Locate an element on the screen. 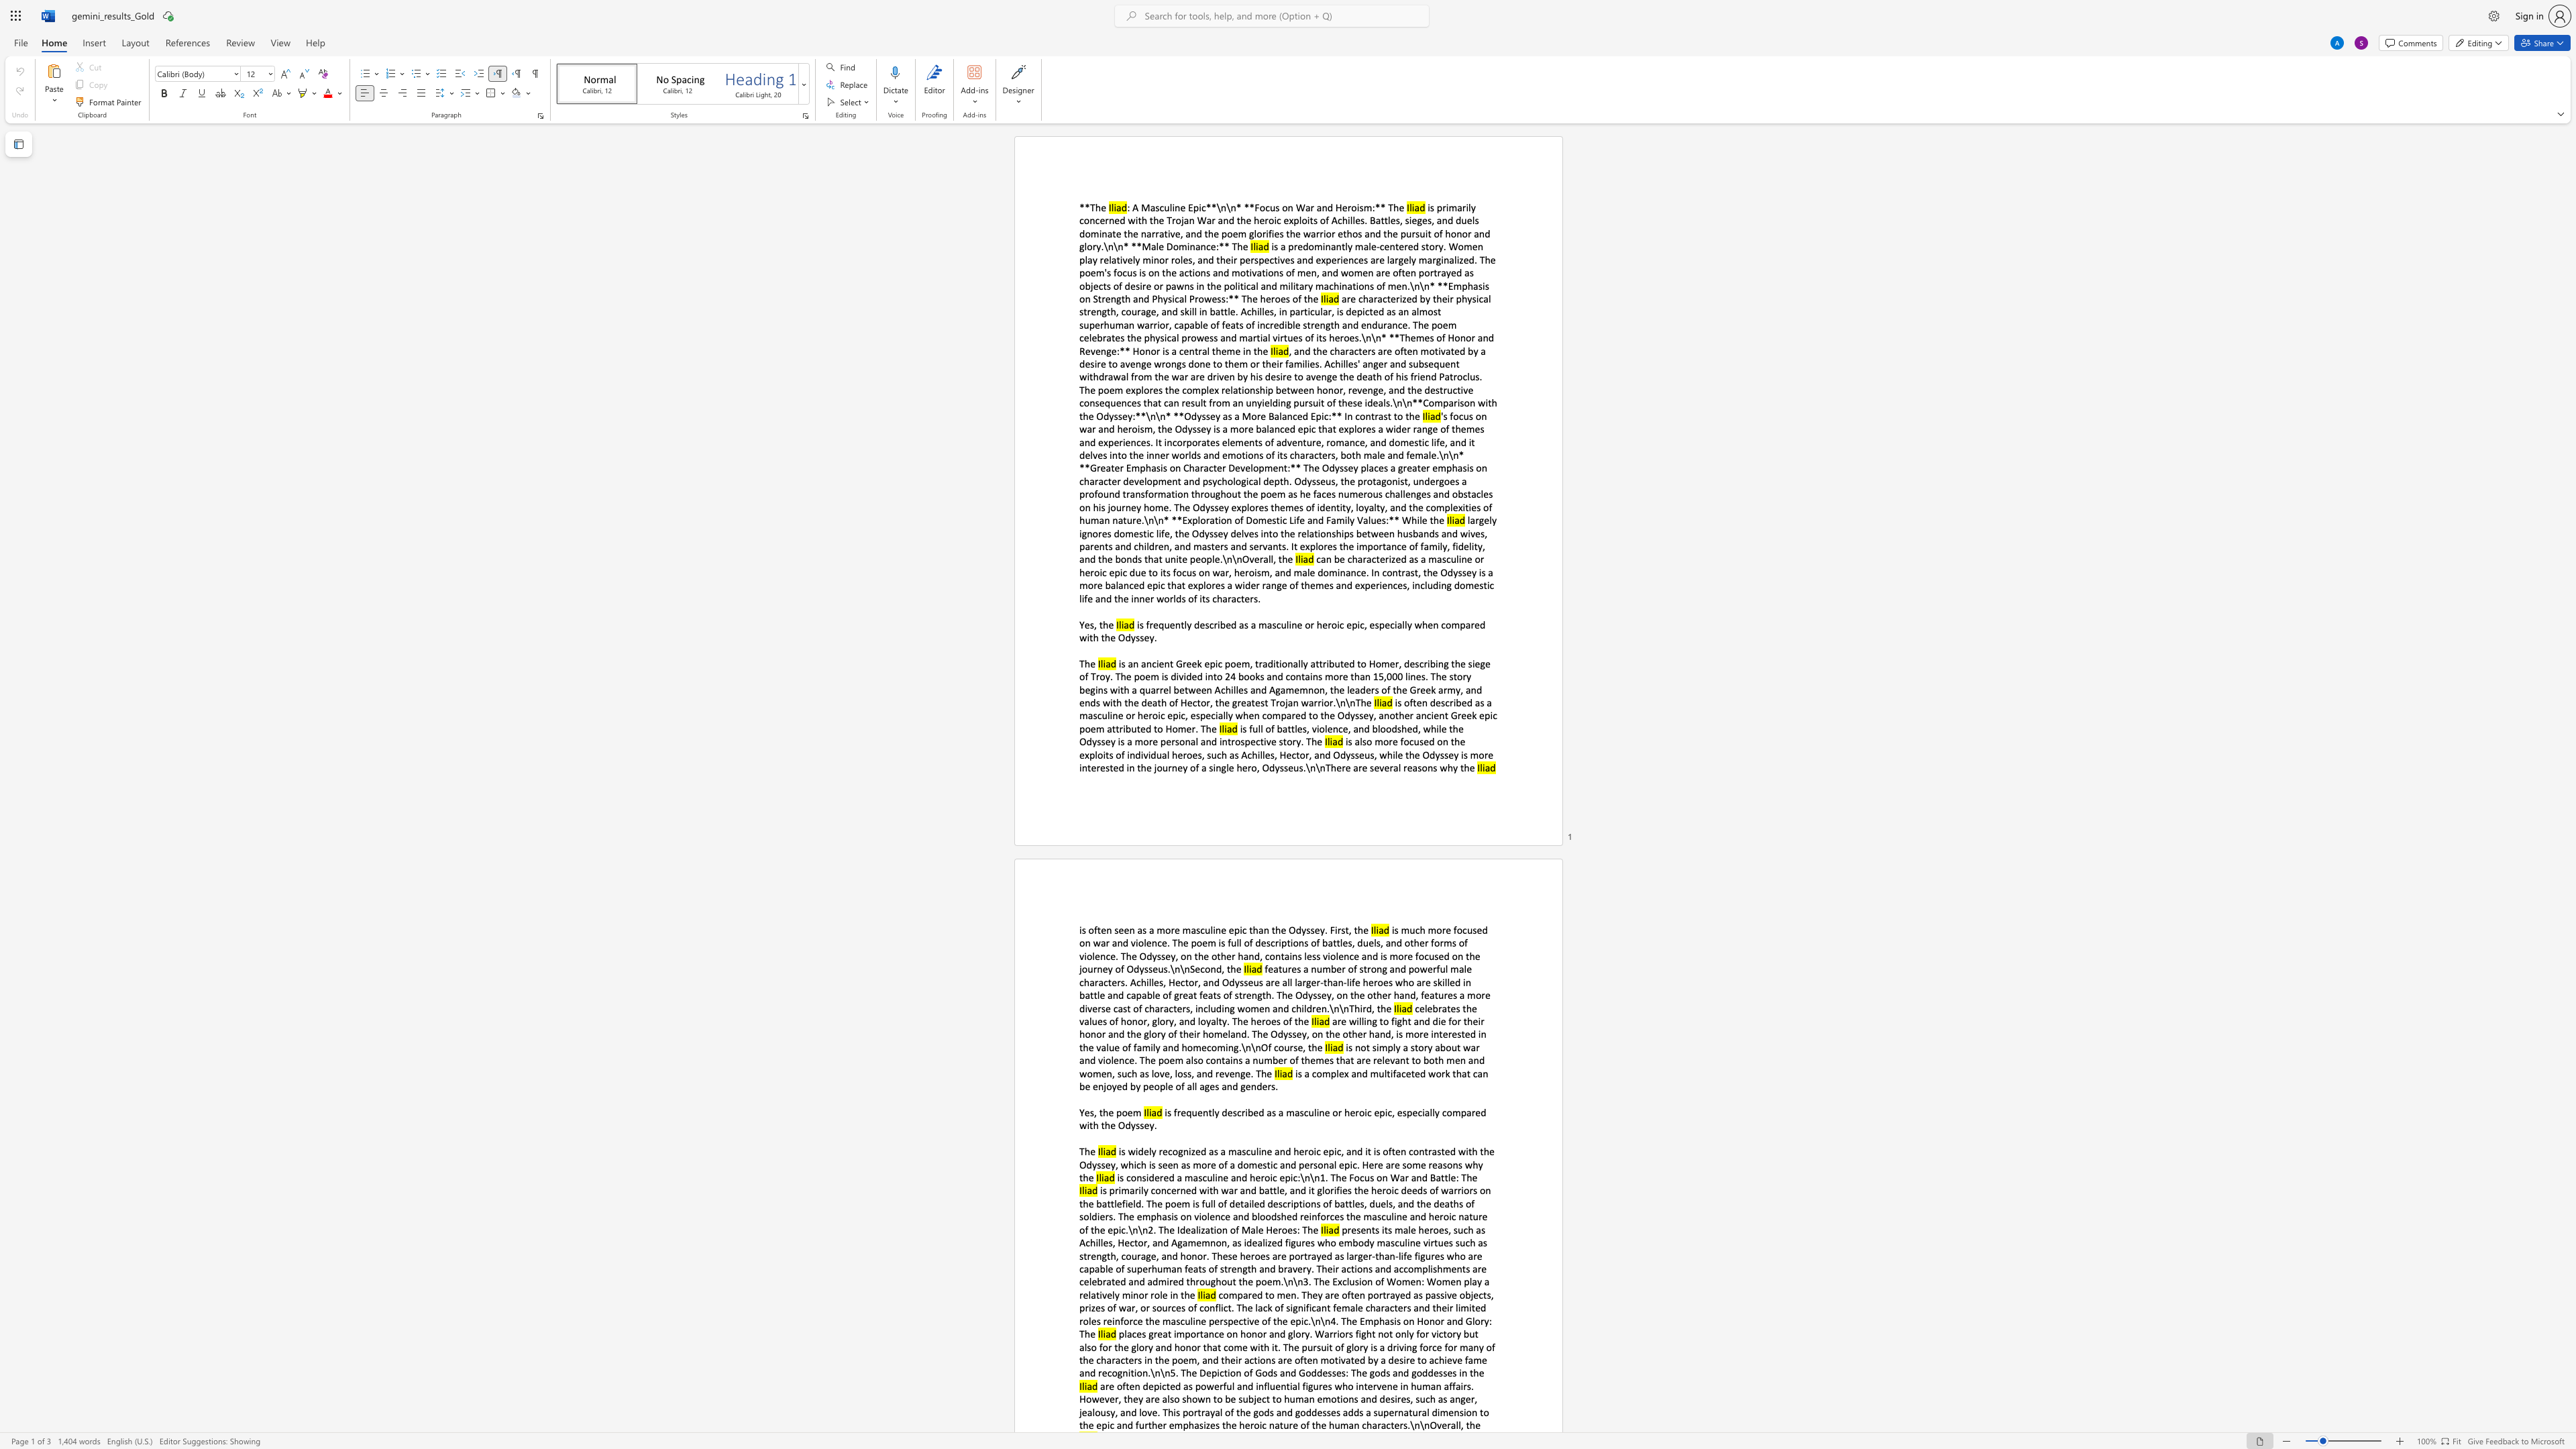  the subset text "tues of its heroes.\n\n* **Themes of Honor and Revenge:** Honor is a central the" within the text "are characterized by their physical strength, courage, and skill in battle. Achilles, in particular, is depicted as an almost superhuman warrior, capable of feats of incredible strength and endurance. The poem celebrates the physical prowess and martial virtues of its heroes.\n\n* **Themes of Honor and Revenge:** Honor is a central theme in the" is located at coordinates (1283, 336).